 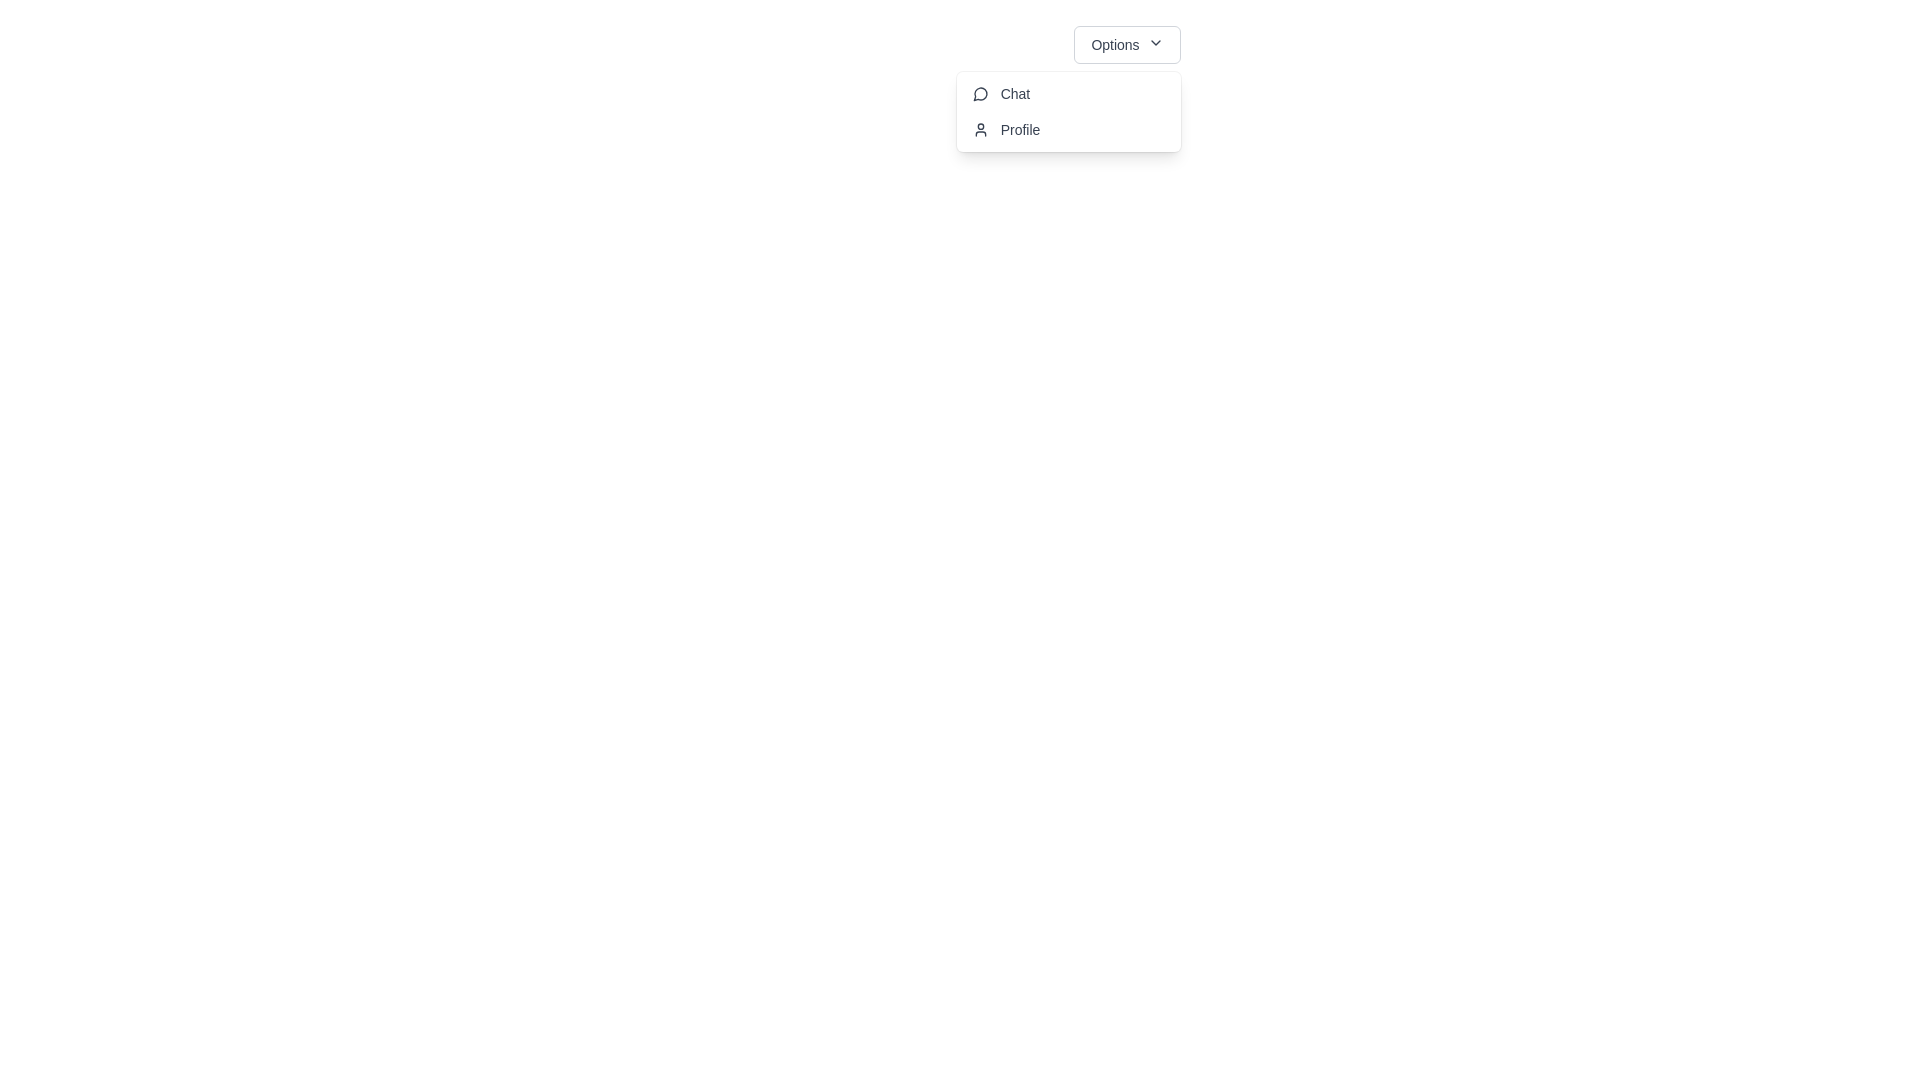 I want to click on the downward-pointing chevron icon located to the right of the 'Options' button, which has a light gray background and rounded corners, so click(x=1155, y=42).